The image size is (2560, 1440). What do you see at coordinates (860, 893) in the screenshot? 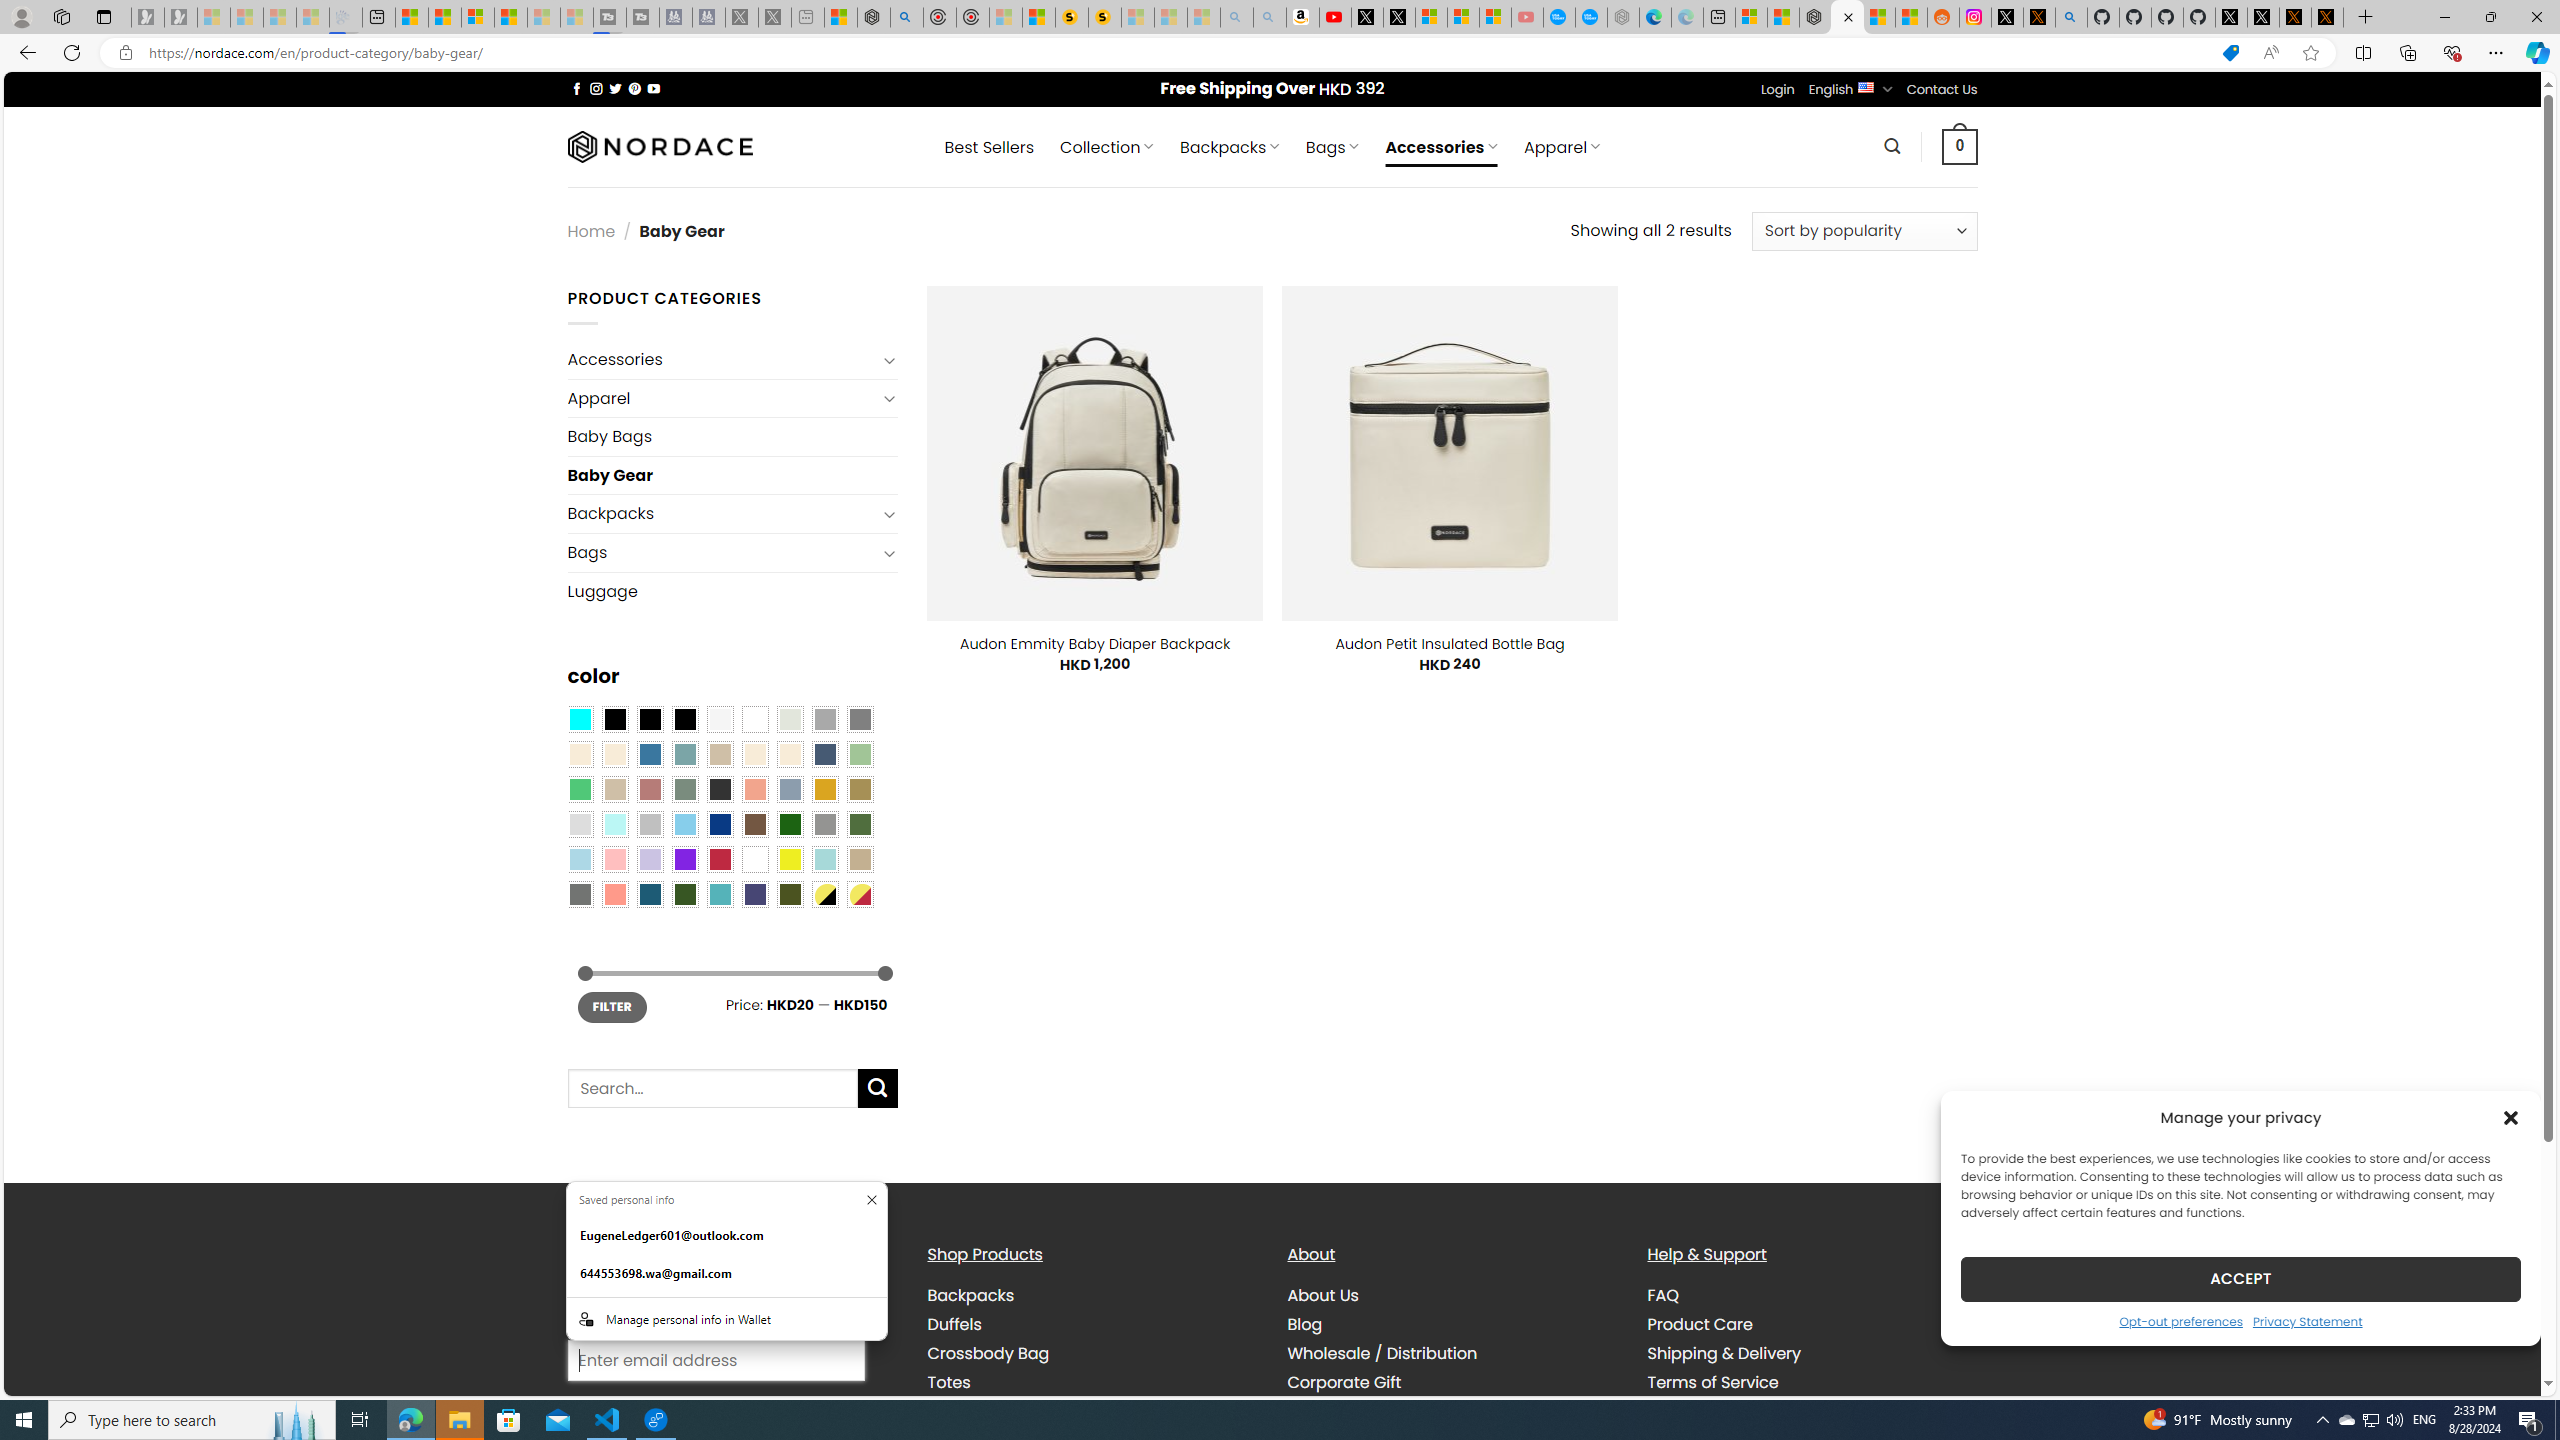
I see `'Yellow-Red'` at bounding box center [860, 893].